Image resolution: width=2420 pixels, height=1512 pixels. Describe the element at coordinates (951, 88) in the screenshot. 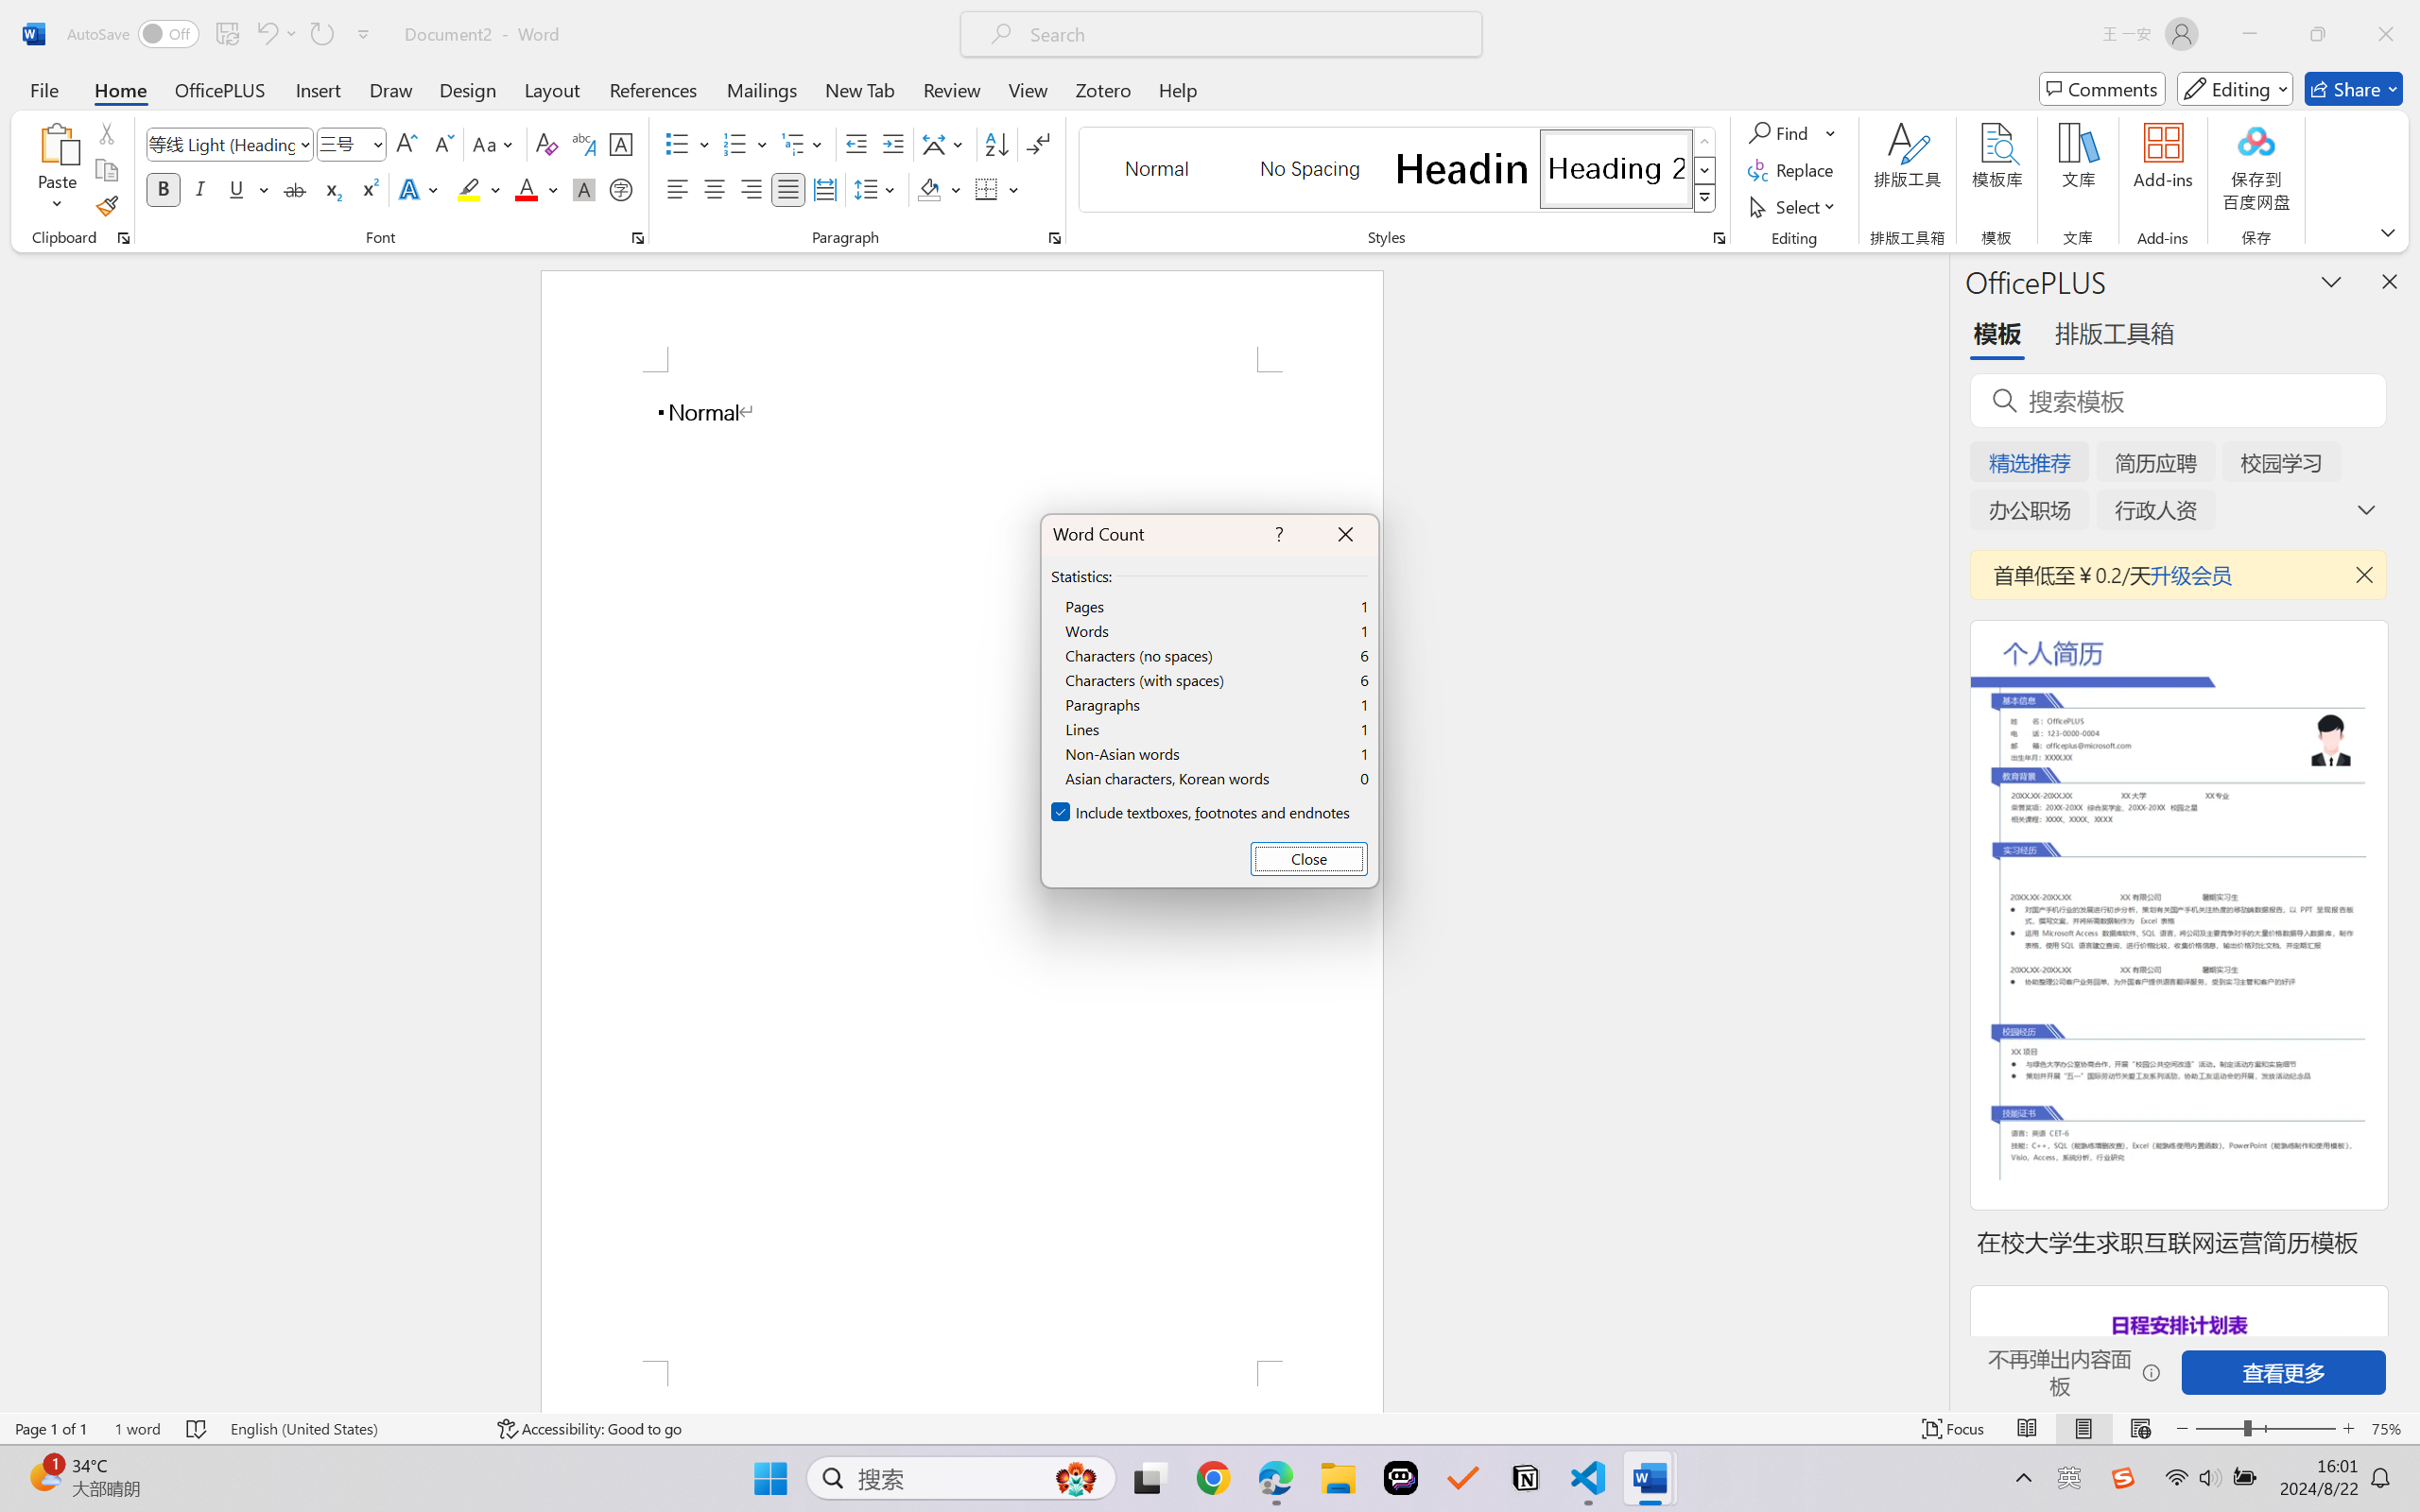

I see `'Review'` at that location.